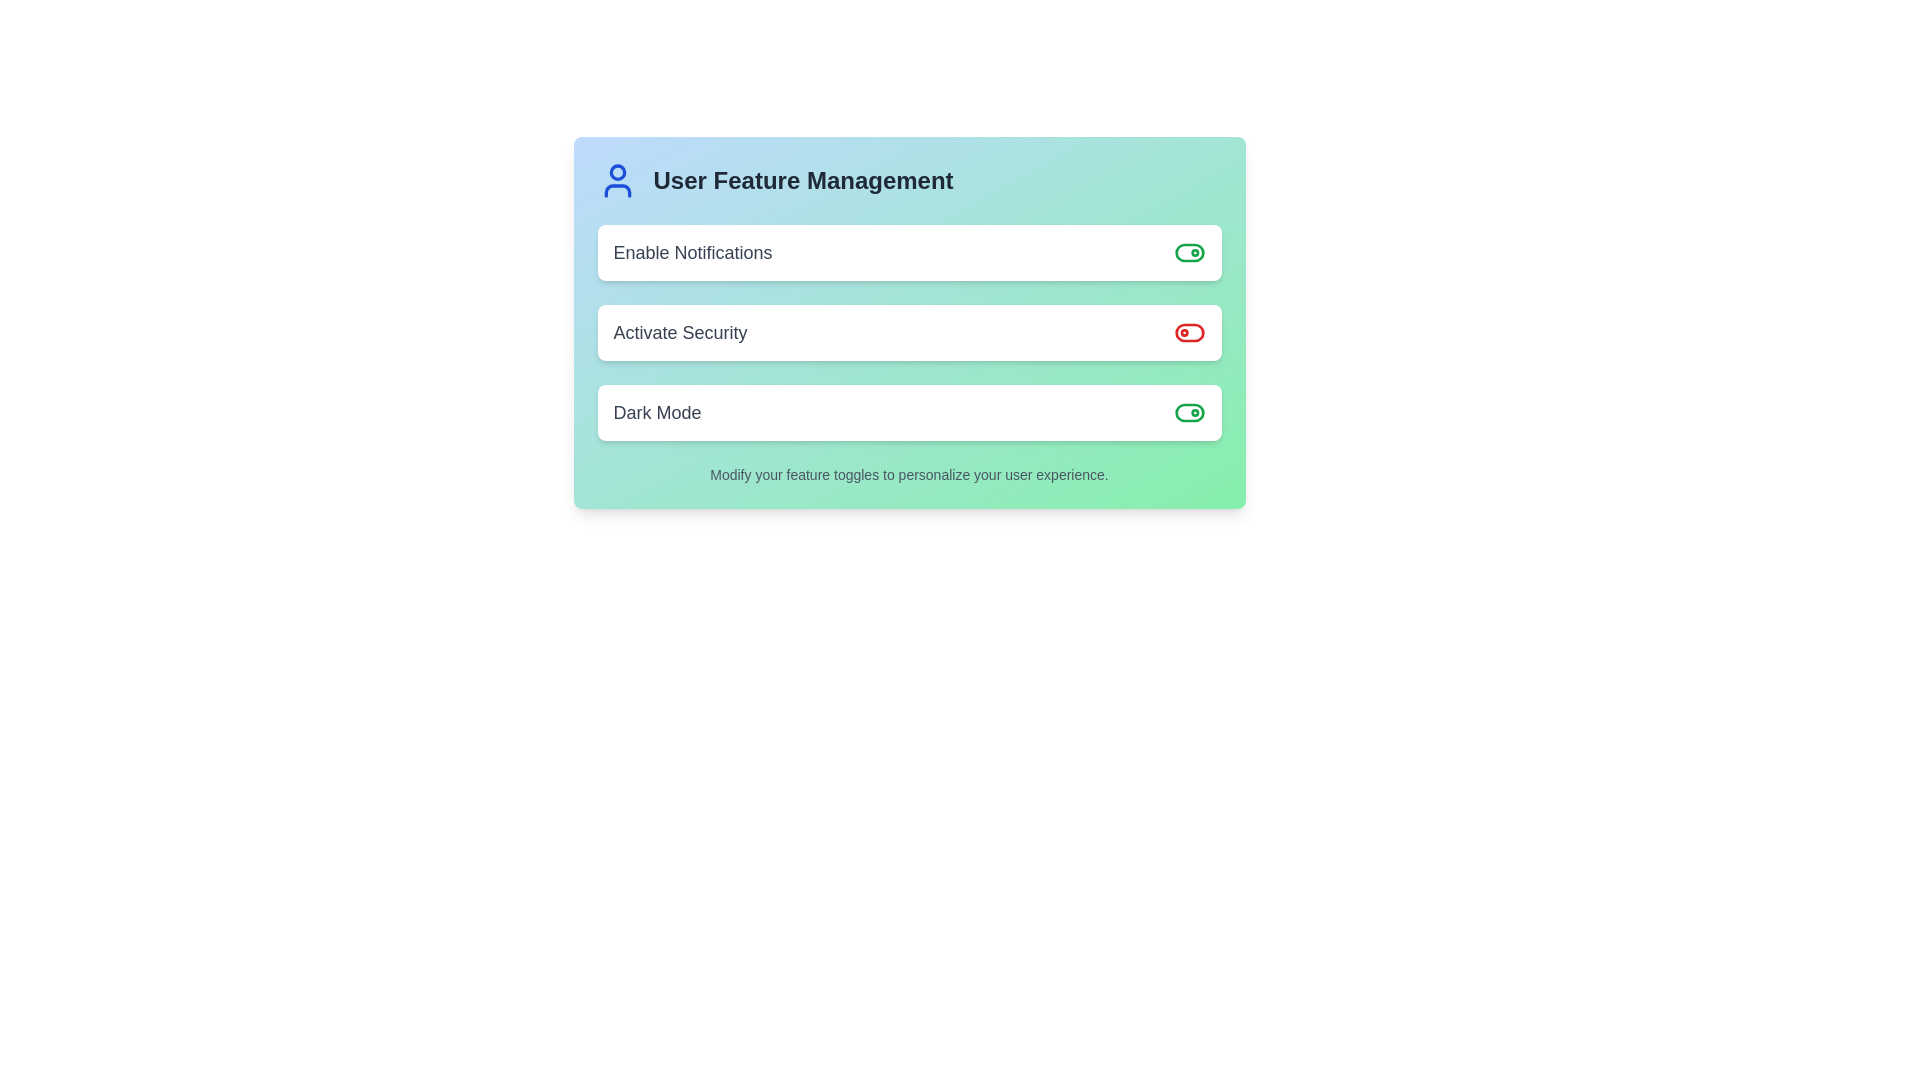 The height and width of the screenshot is (1080, 1920). I want to click on the text header displaying 'User Feature Management', which is styled in a bold, large dark gray font and is positioned to the right of a user icon, so click(803, 181).